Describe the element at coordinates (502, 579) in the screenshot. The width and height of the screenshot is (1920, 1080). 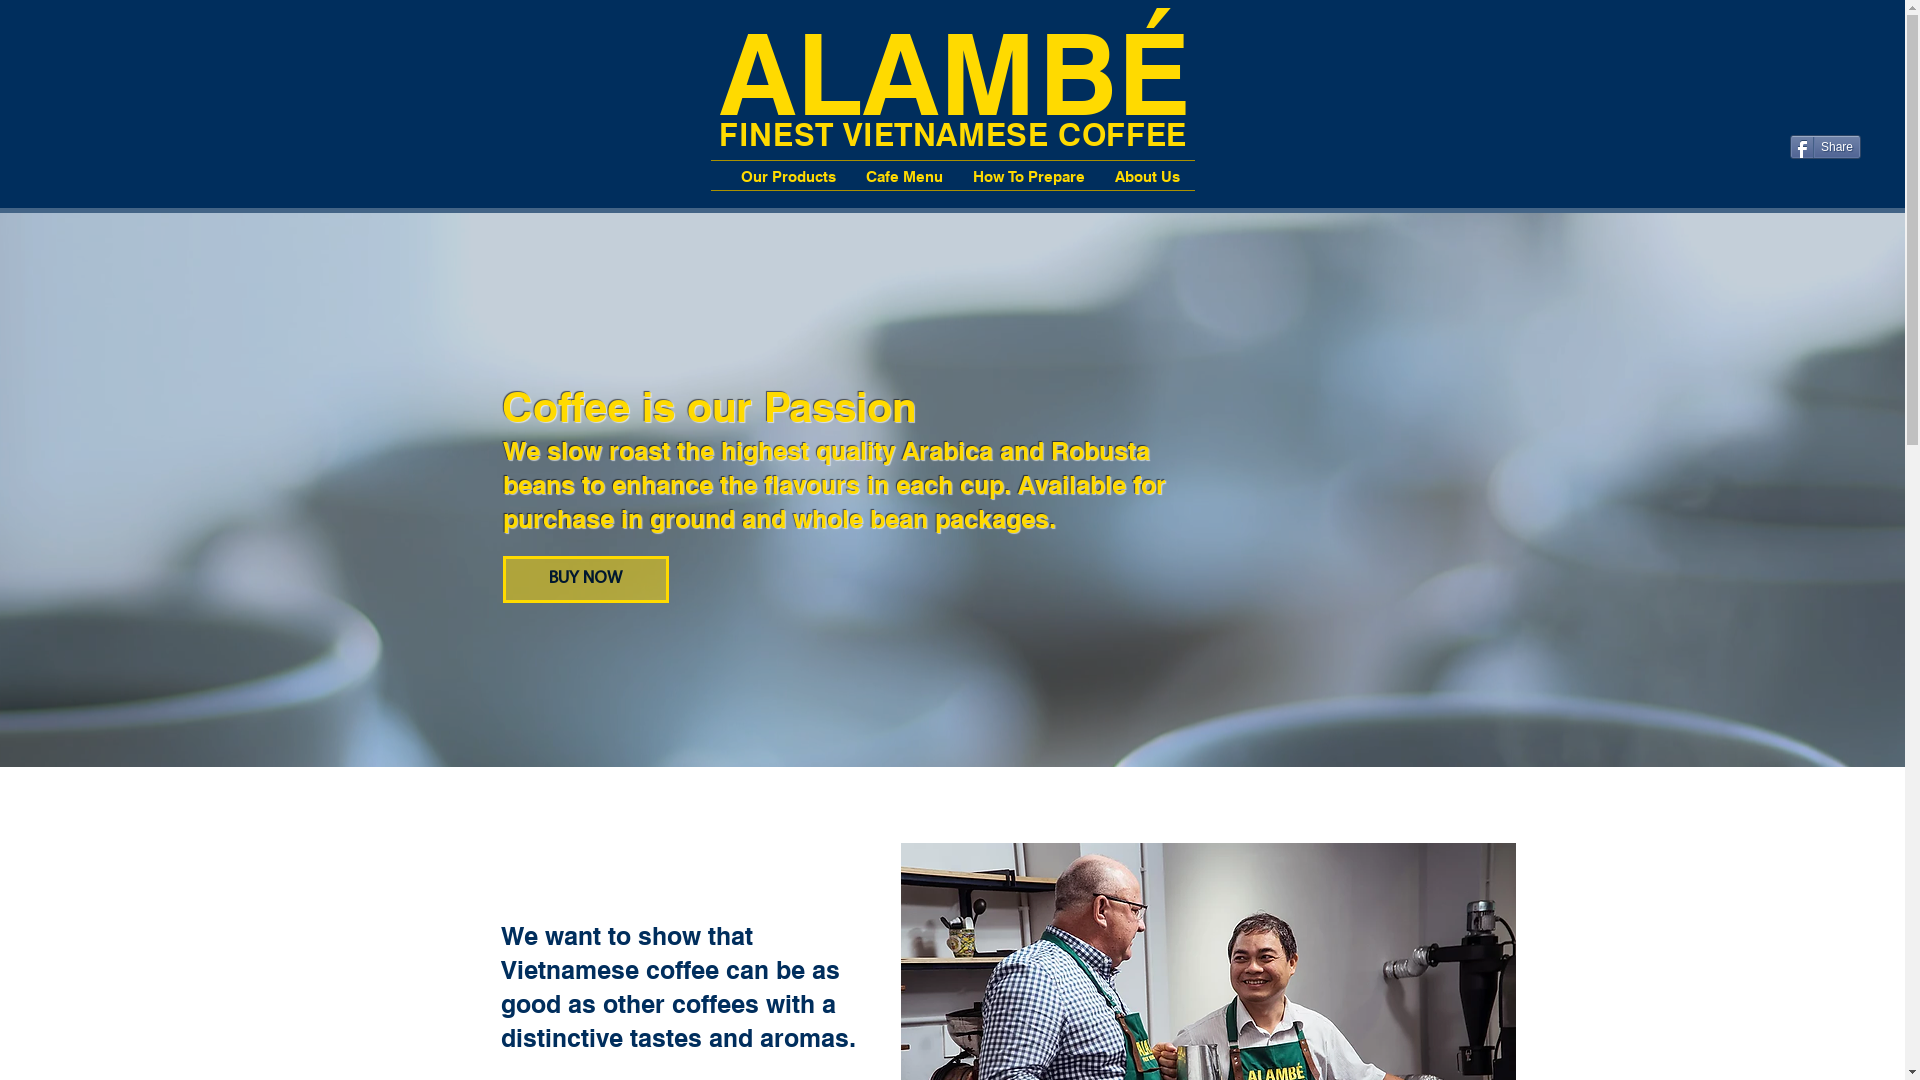
I see `'BUY NOW'` at that location.